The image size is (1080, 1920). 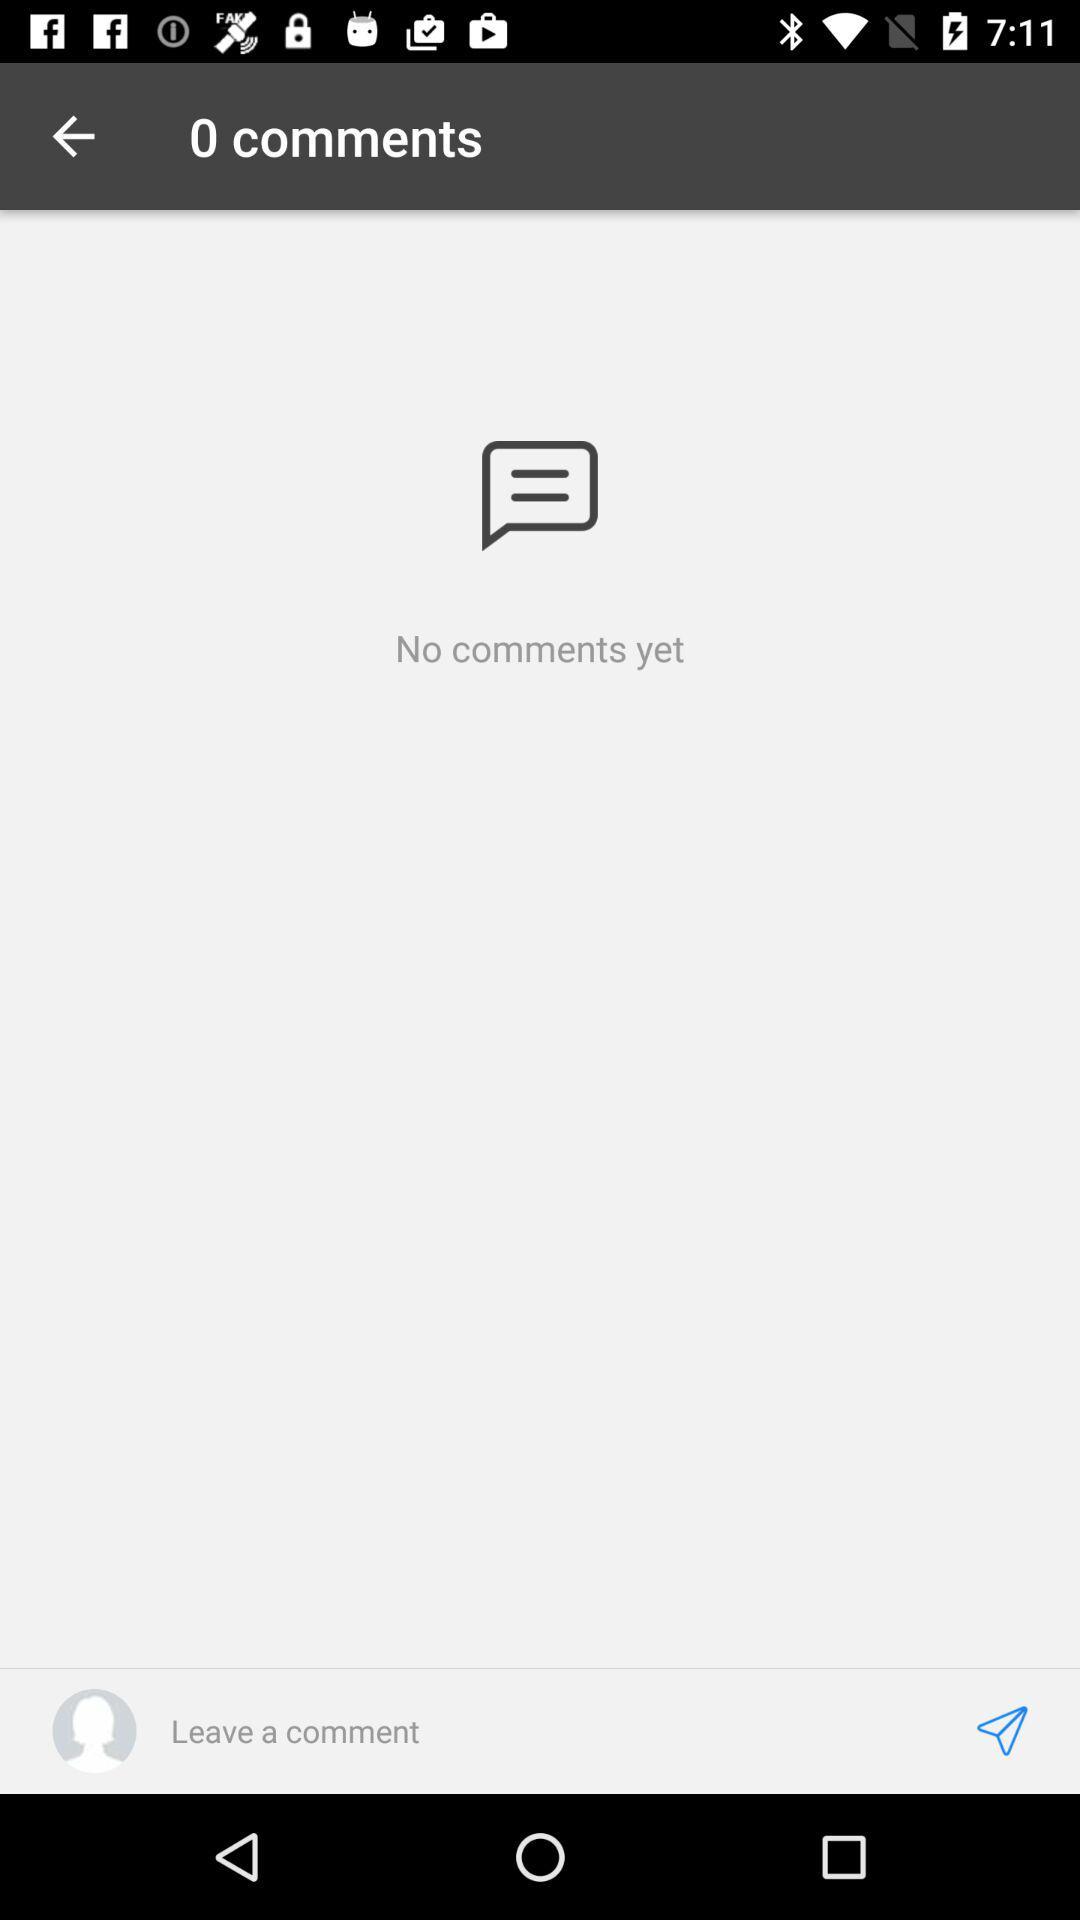 I want to click on no comments yet icon, so click(x=540, y=648).